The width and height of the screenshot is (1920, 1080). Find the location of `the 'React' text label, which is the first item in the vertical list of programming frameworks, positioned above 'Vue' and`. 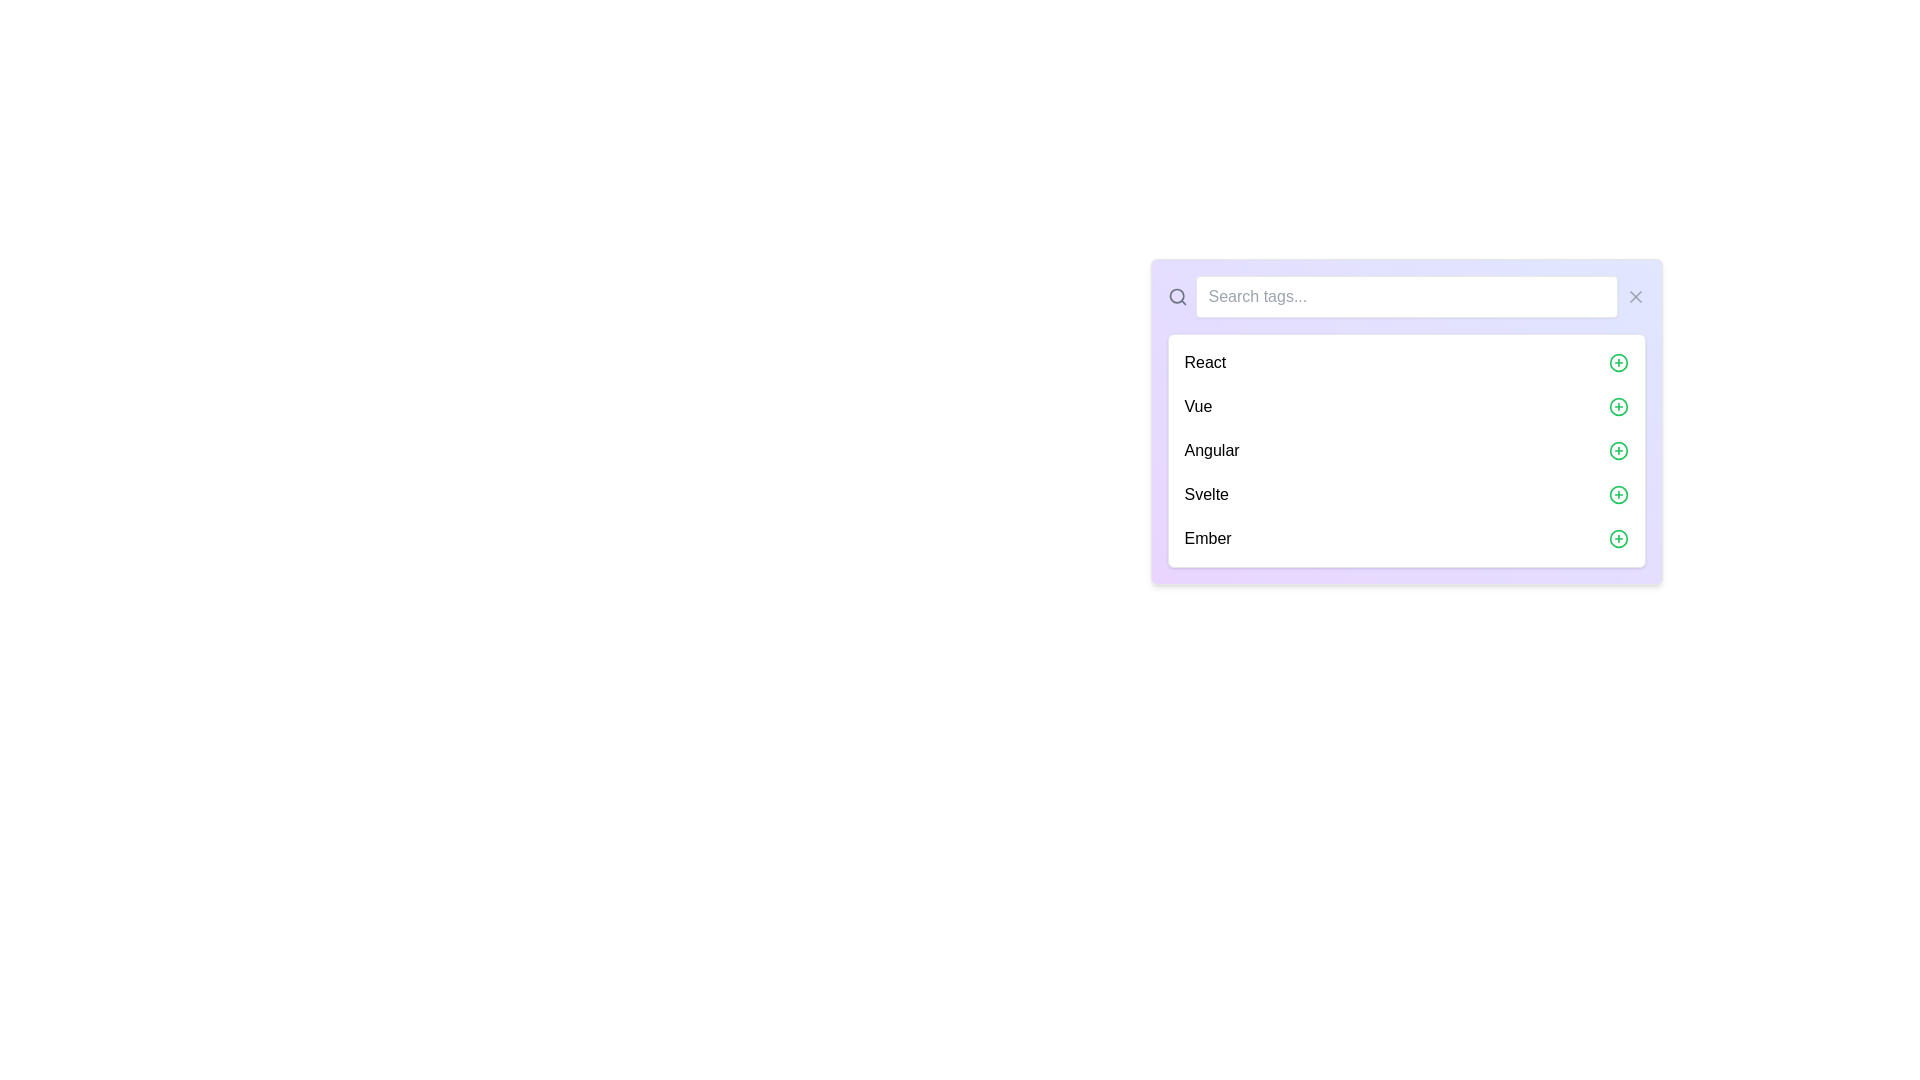

the 'React' text label, which is the first item in the vertical list of programming frameworks, positioned above 'Vue' and is located at coordinates (1204, 362).